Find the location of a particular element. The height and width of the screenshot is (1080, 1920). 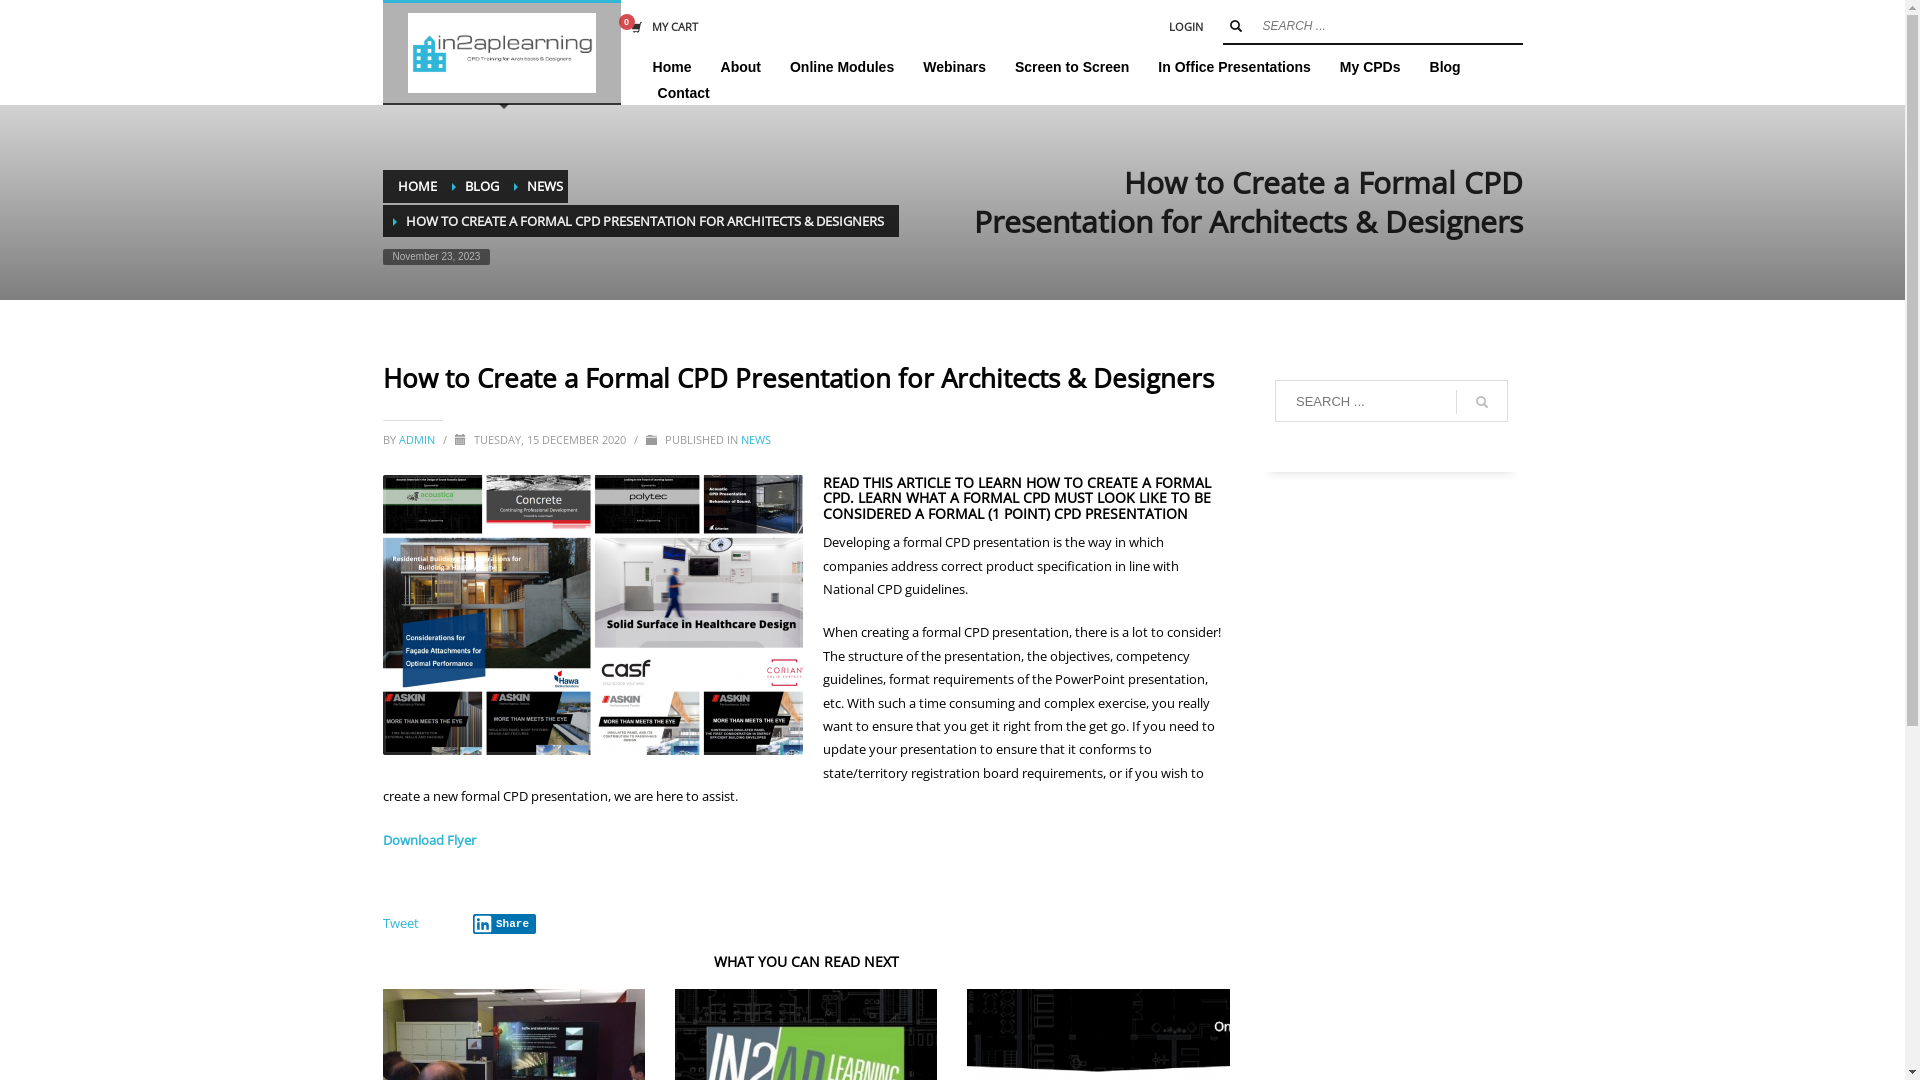

'LOGIN' is located at coordinates (1185, 27).